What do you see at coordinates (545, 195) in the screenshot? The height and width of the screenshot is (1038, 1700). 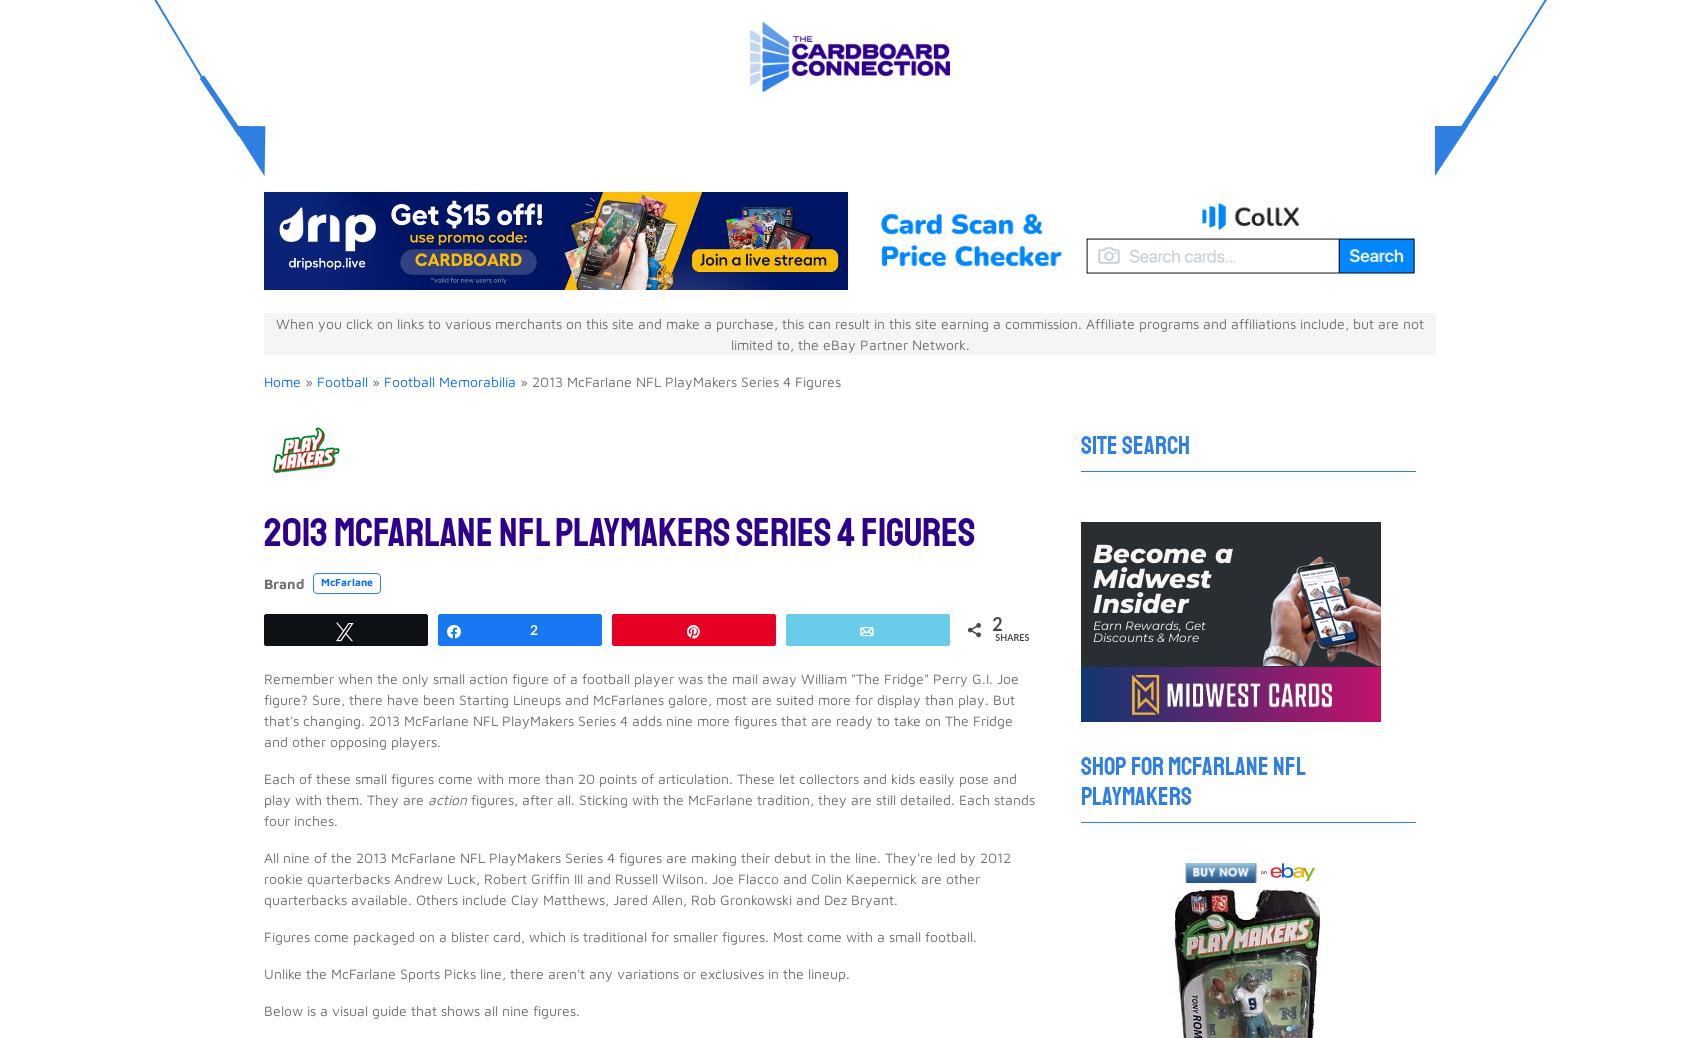 I see `'$5.07'` at bounding box center [545, 195].